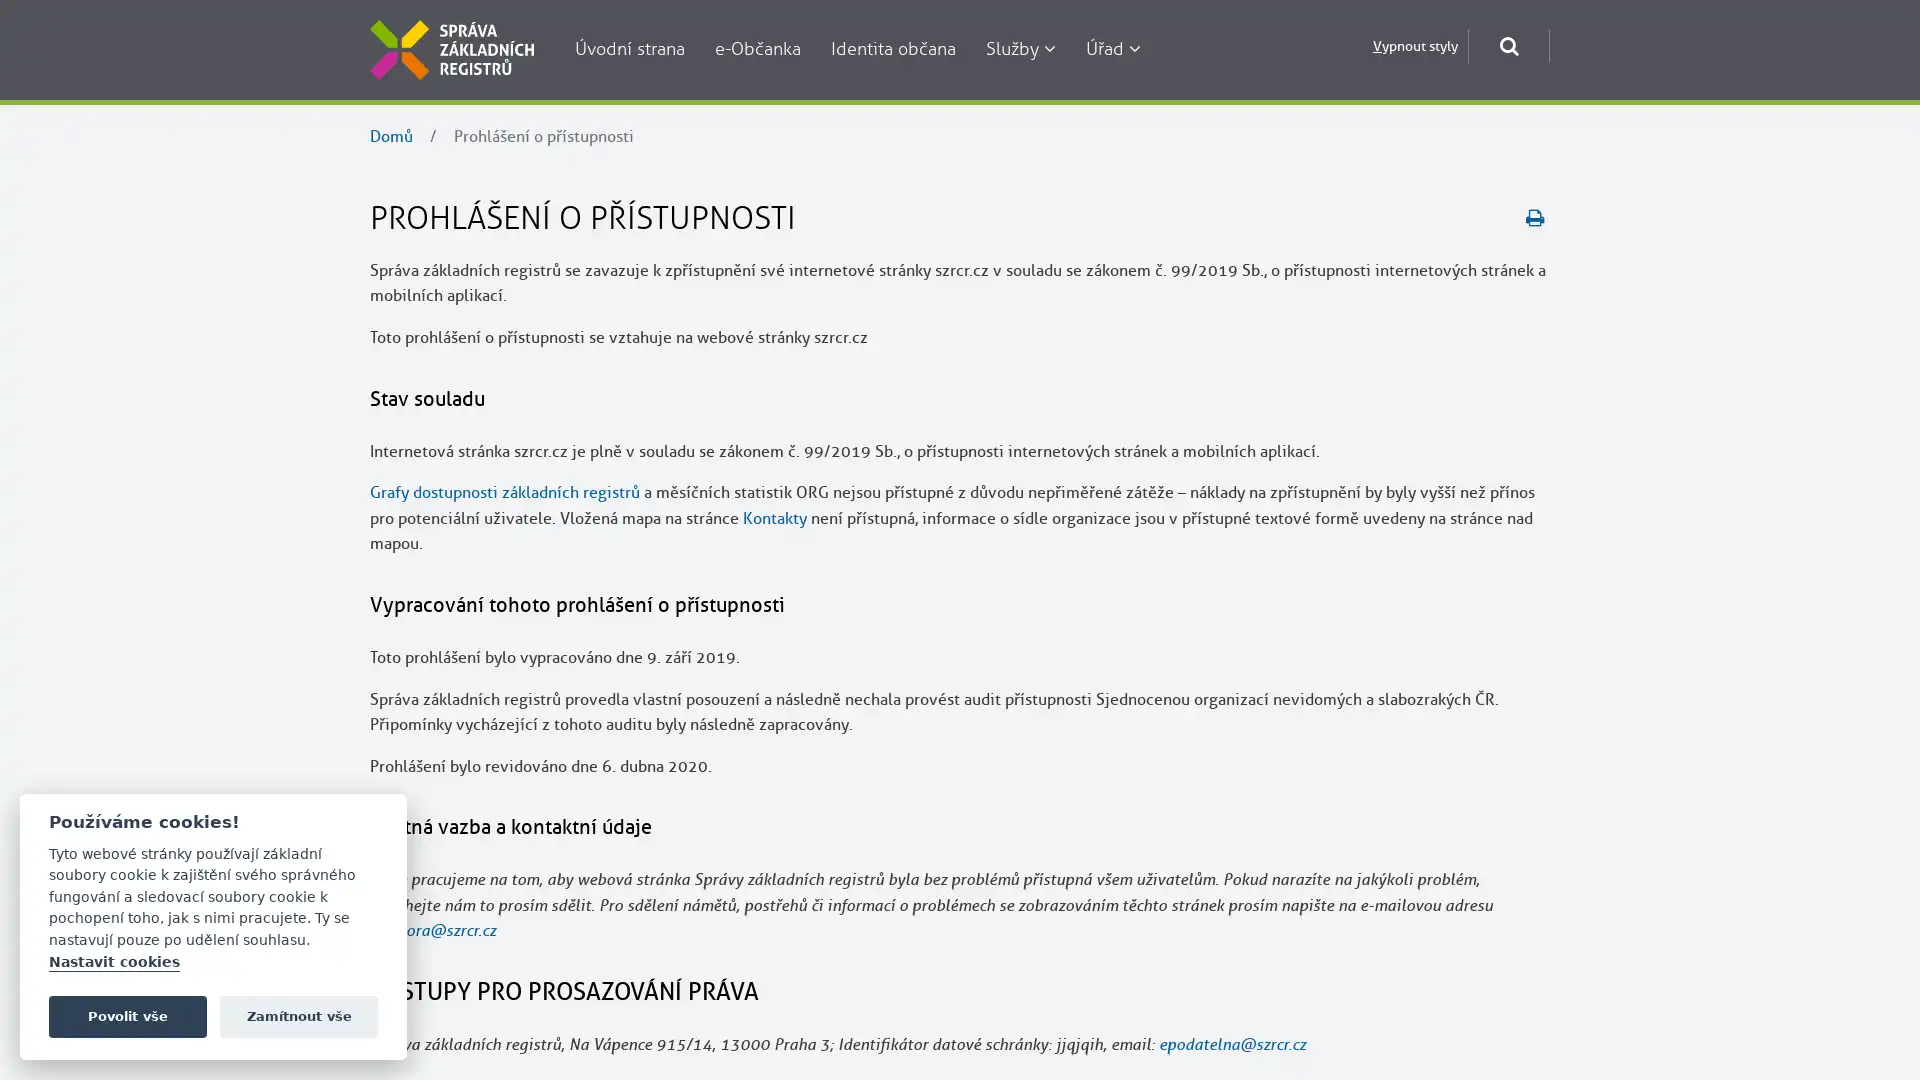 The width and height of the screenshot is (1920, 1080). I want to click on Vypnout styly, so click(1414, 45).